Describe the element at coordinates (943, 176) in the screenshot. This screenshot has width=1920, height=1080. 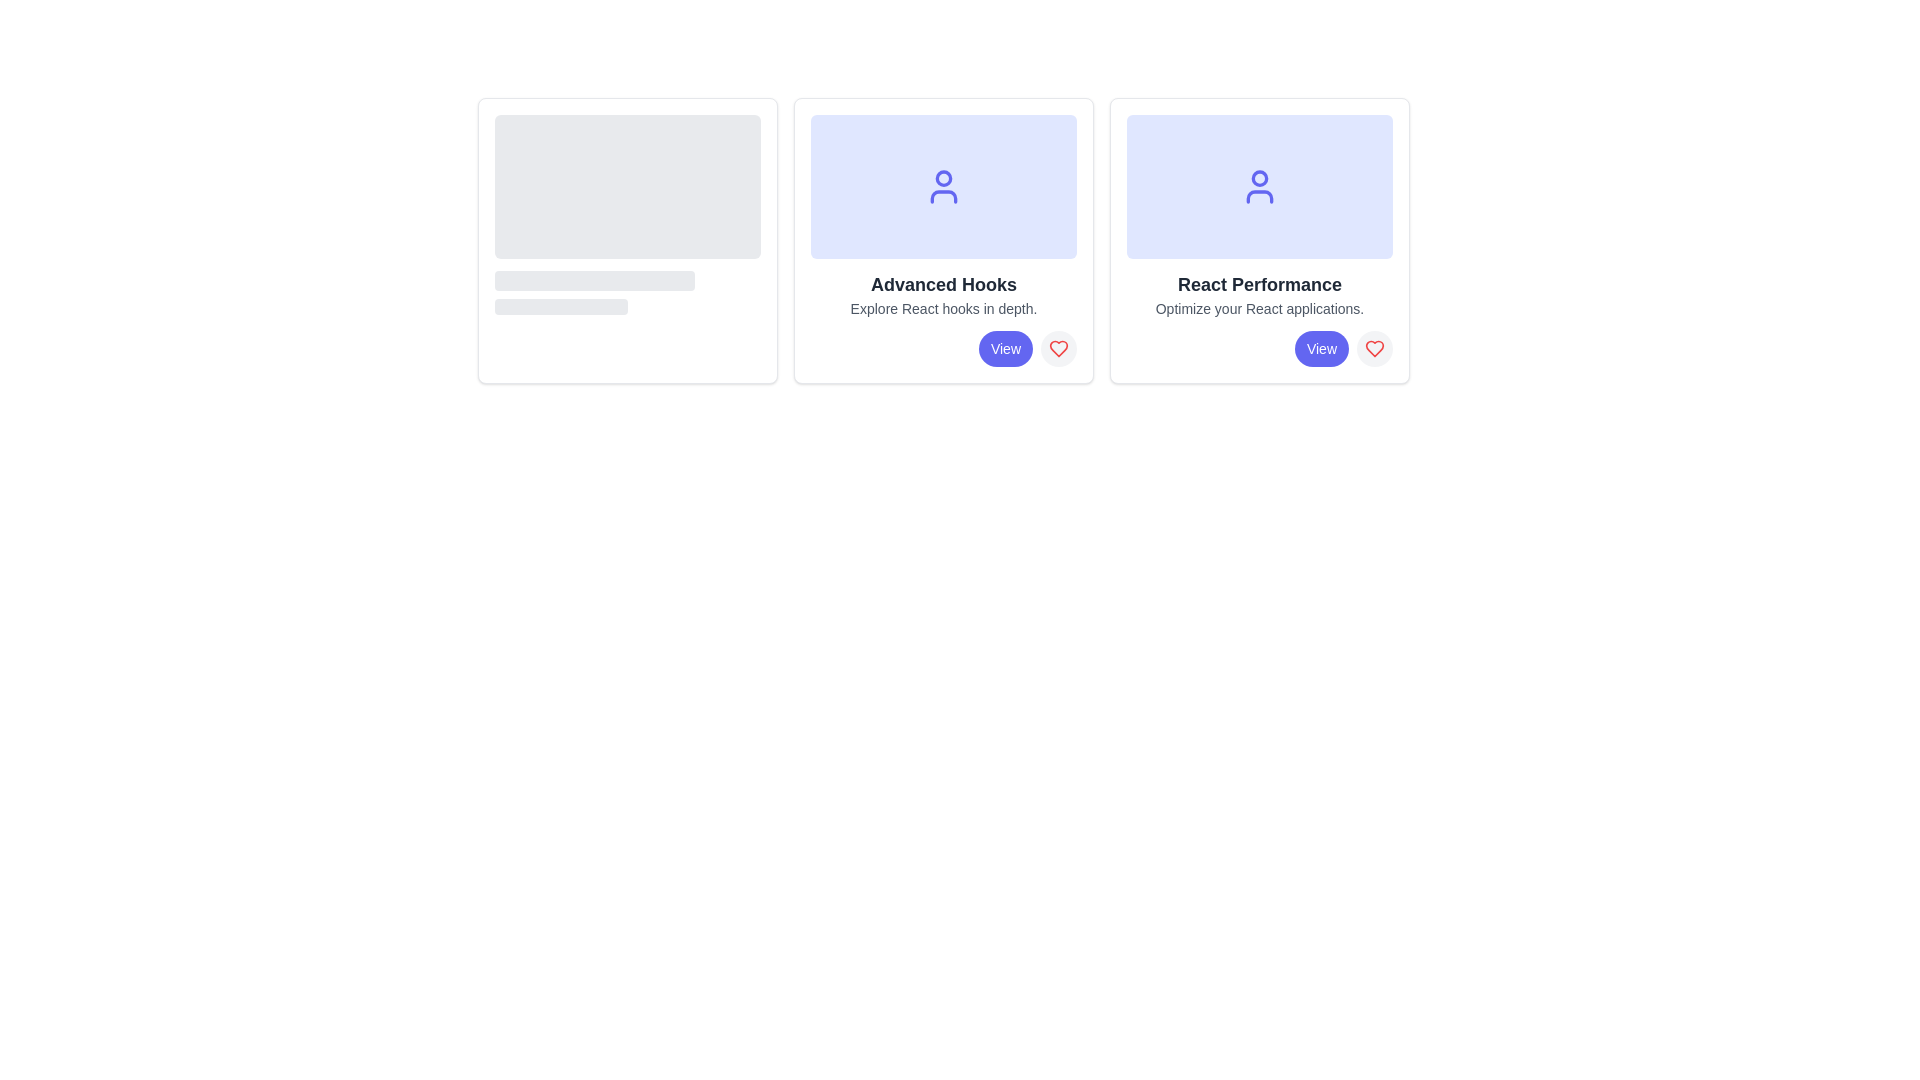
I see `the appearance of the blue circular graphic located at the center of the user profile icon within the 'Advanced Hooks' card` at that location.